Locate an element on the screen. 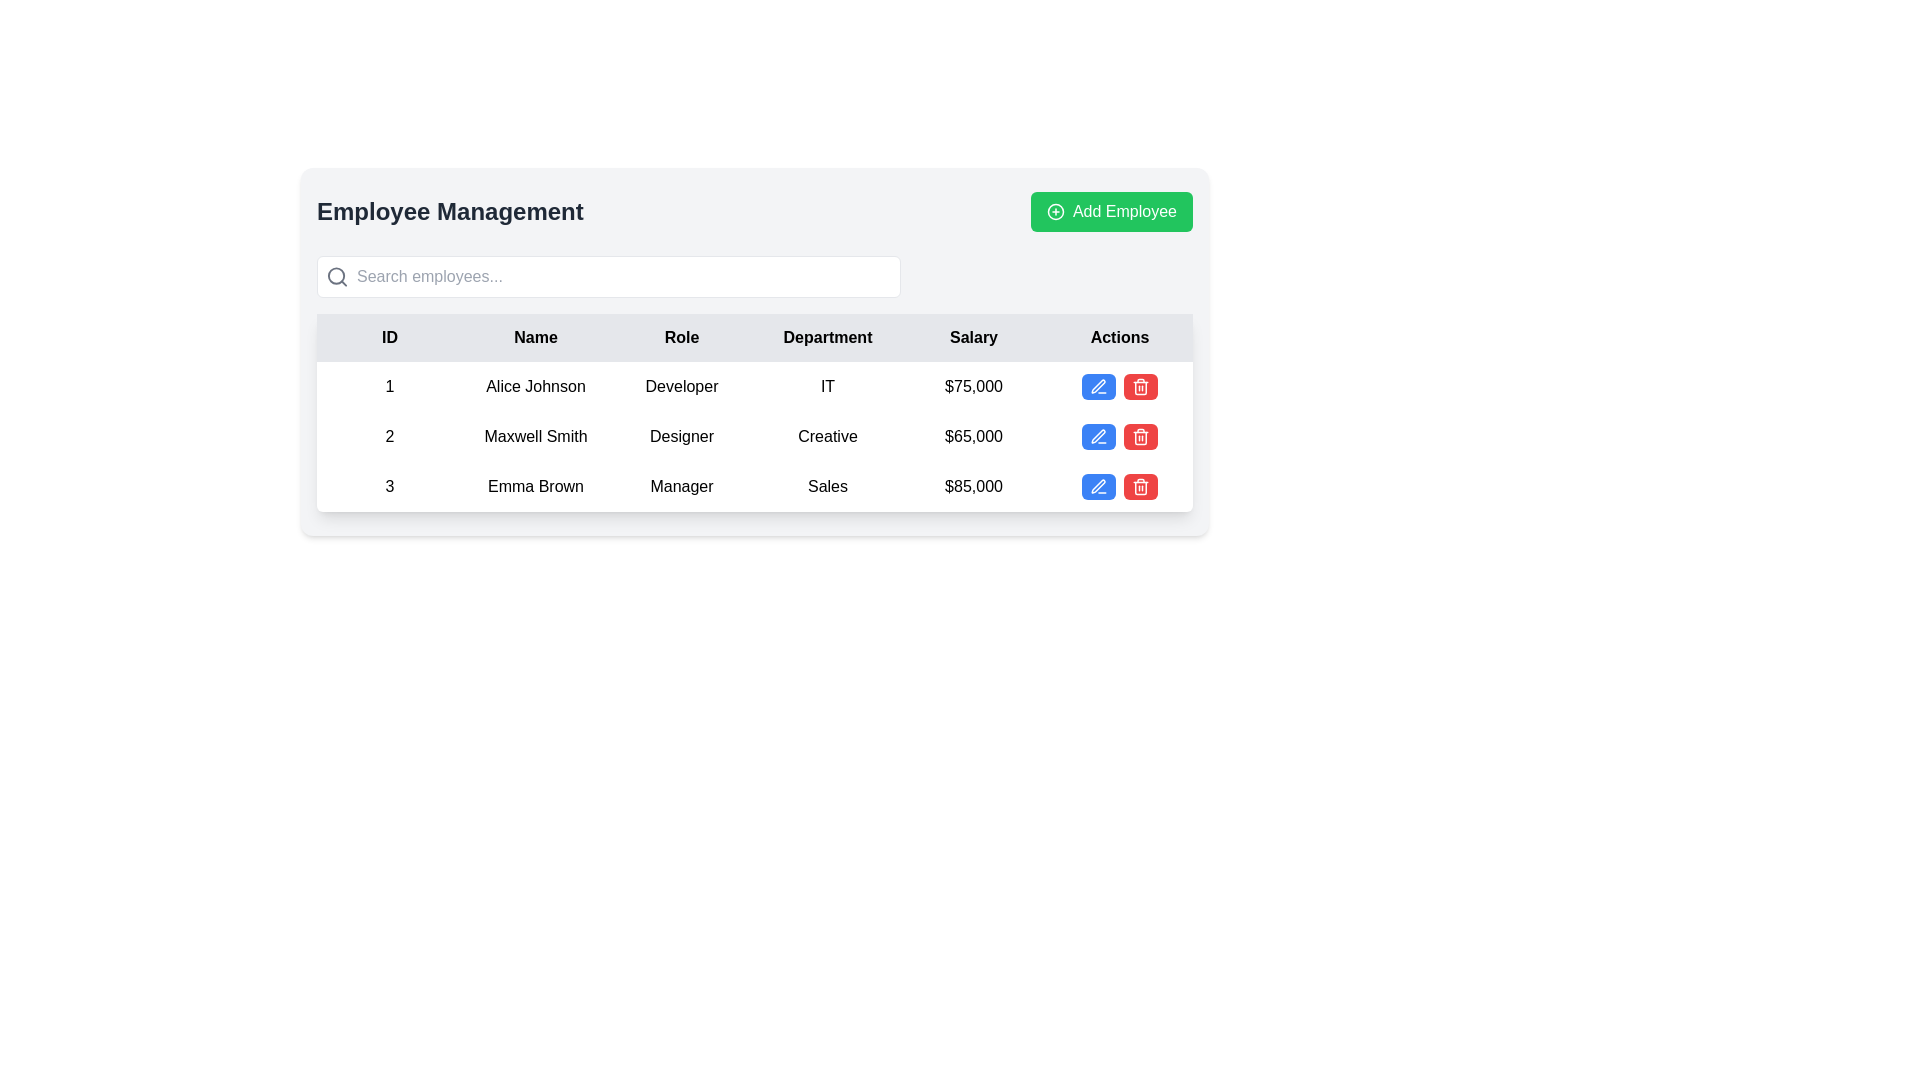  the delete icon inside the red button located in the last column of the third row, corresponding to the employee record for Emma Brown is located at coordinates (1141, 486).